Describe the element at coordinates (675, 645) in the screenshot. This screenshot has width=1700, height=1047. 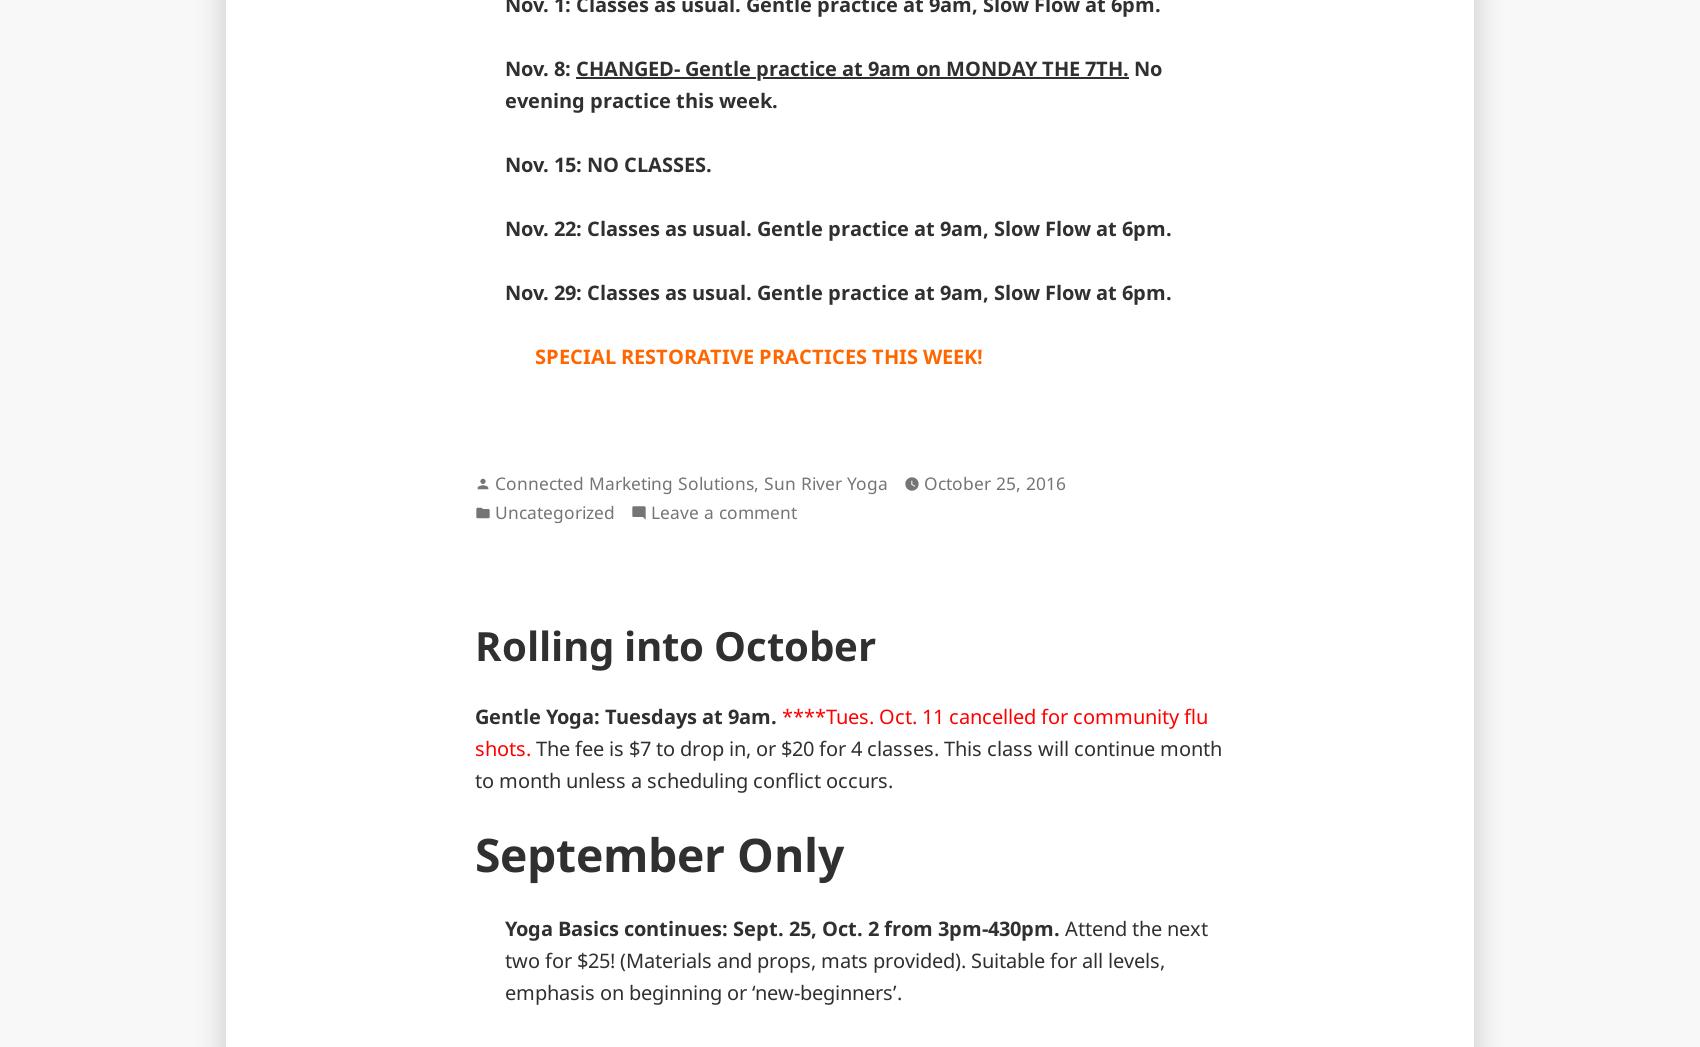
I see `'Rolling into October'` at that location.